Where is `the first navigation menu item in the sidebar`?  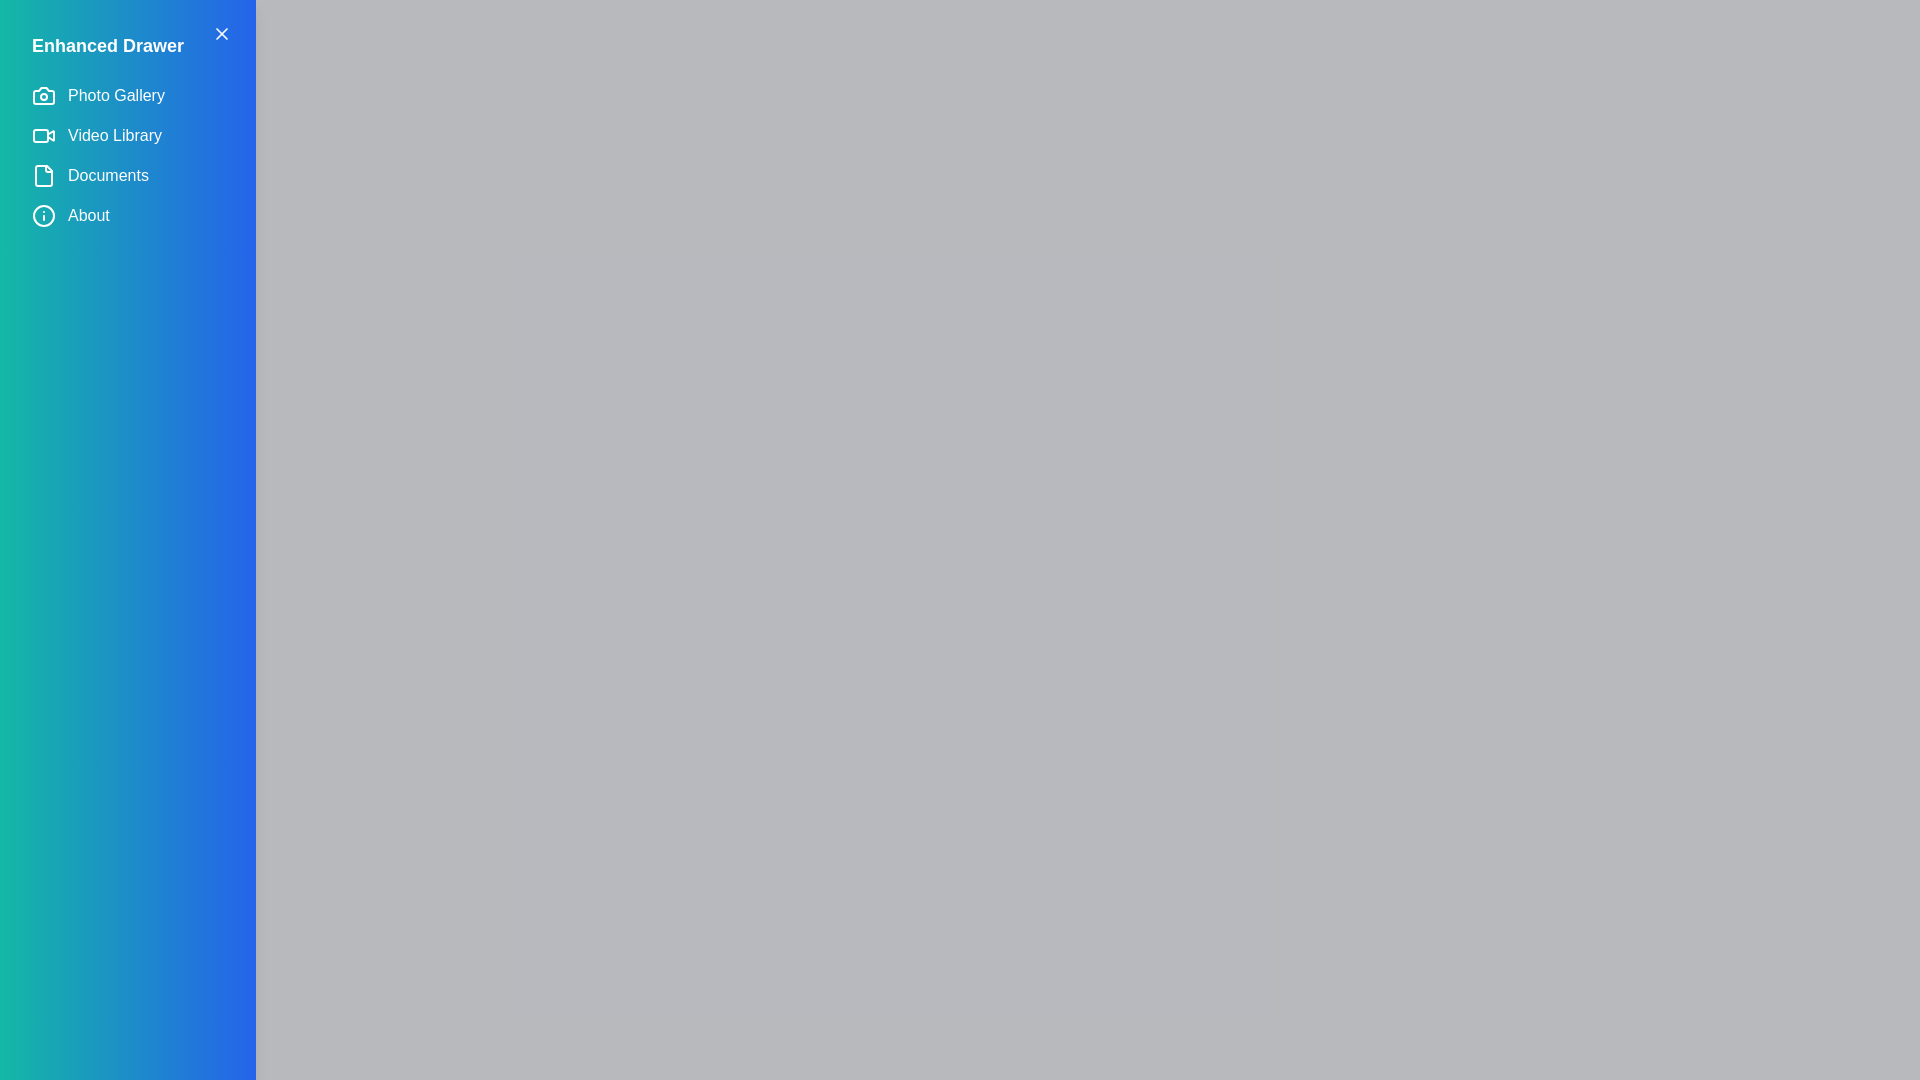
the first navigation menu item in the sidebar is located at coordinates (127, 96).